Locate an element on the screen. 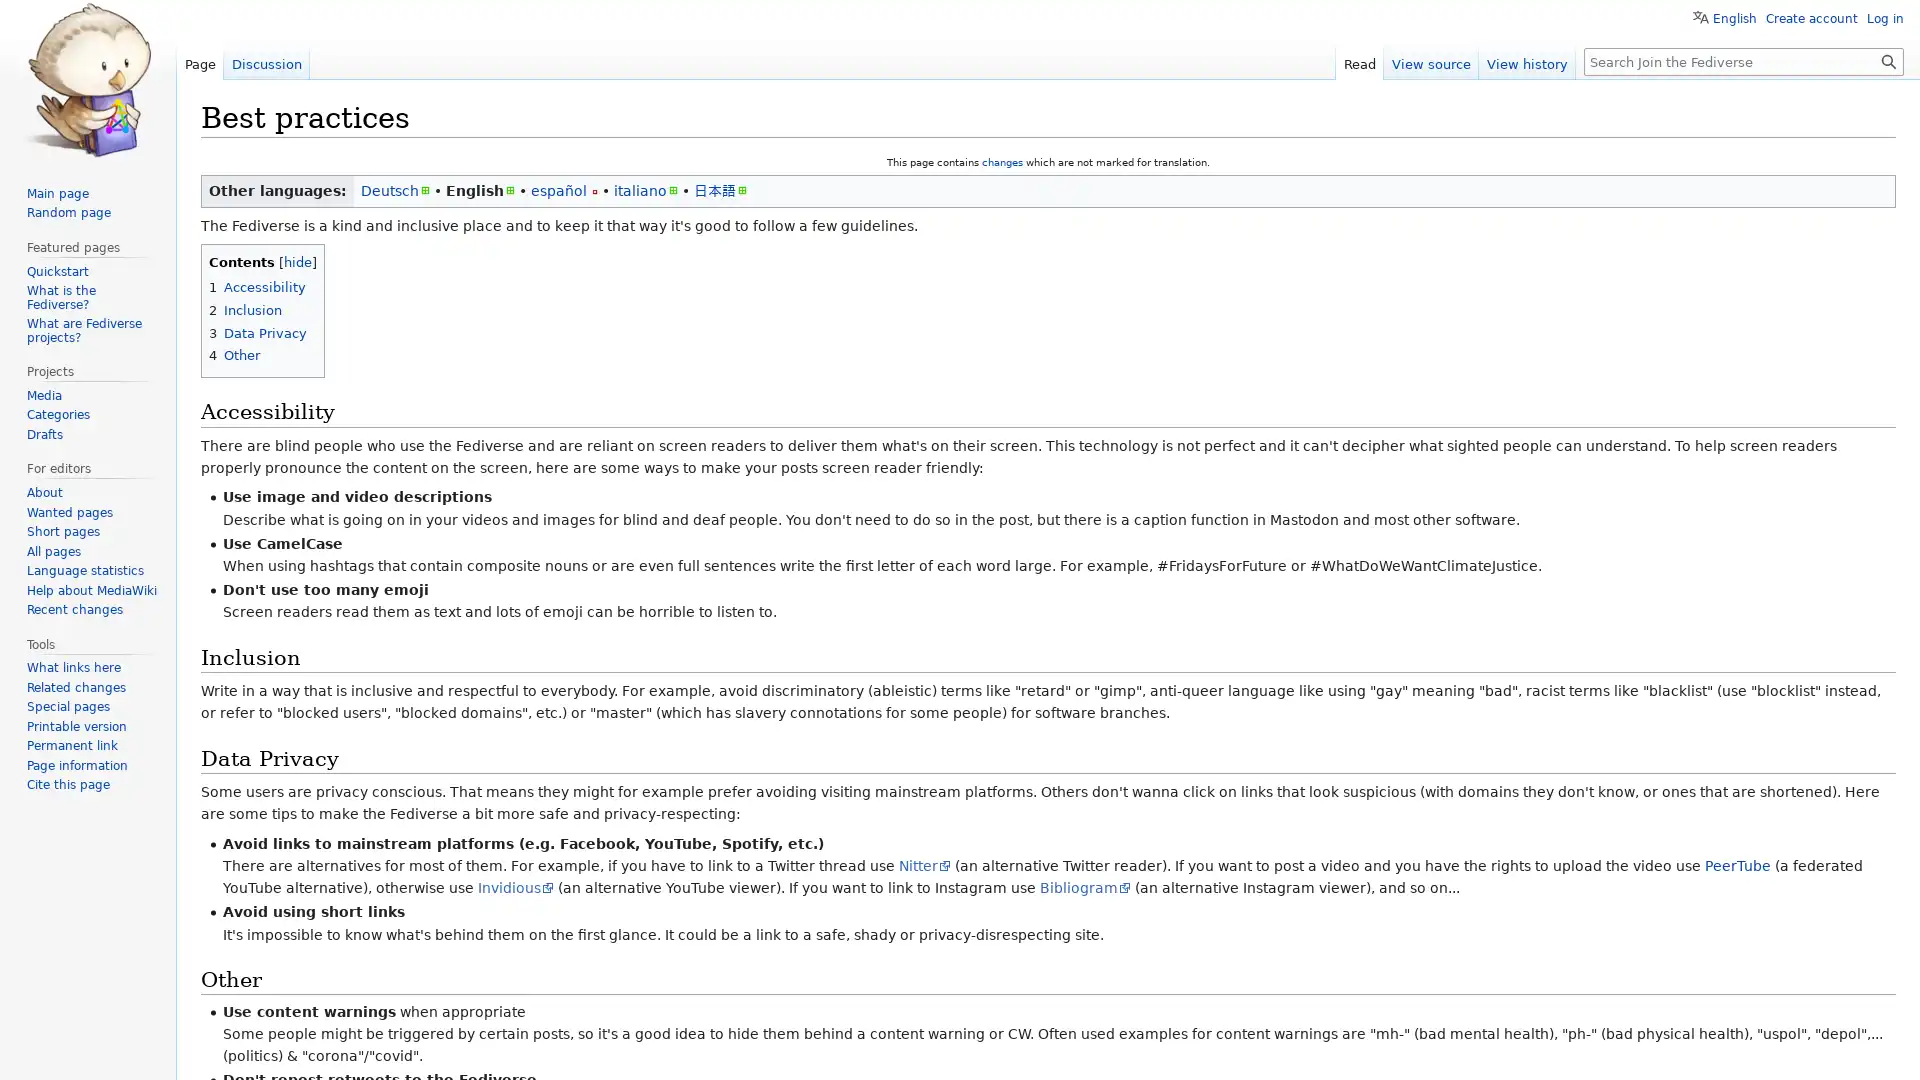  Search is located at coordinates (1888, 60).